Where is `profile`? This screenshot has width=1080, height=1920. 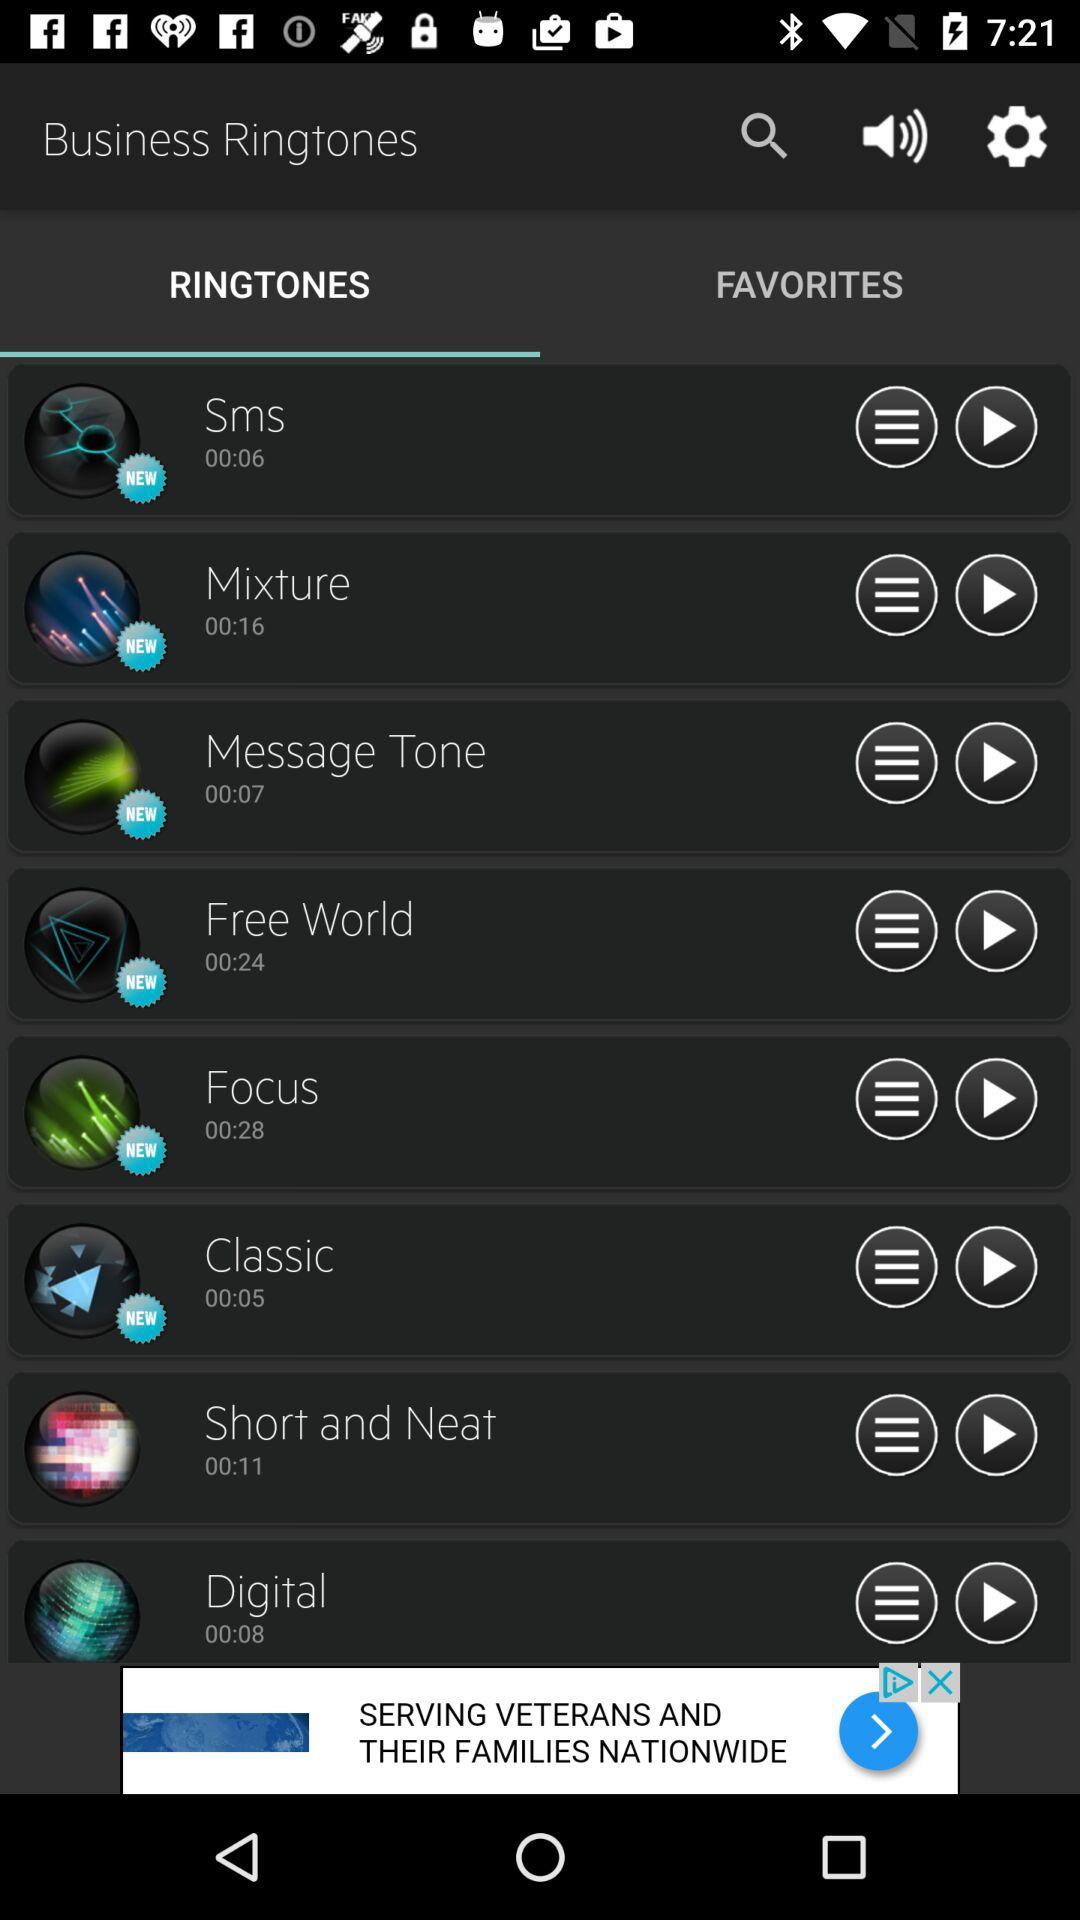 profile is located at coordinates (80, 1608).